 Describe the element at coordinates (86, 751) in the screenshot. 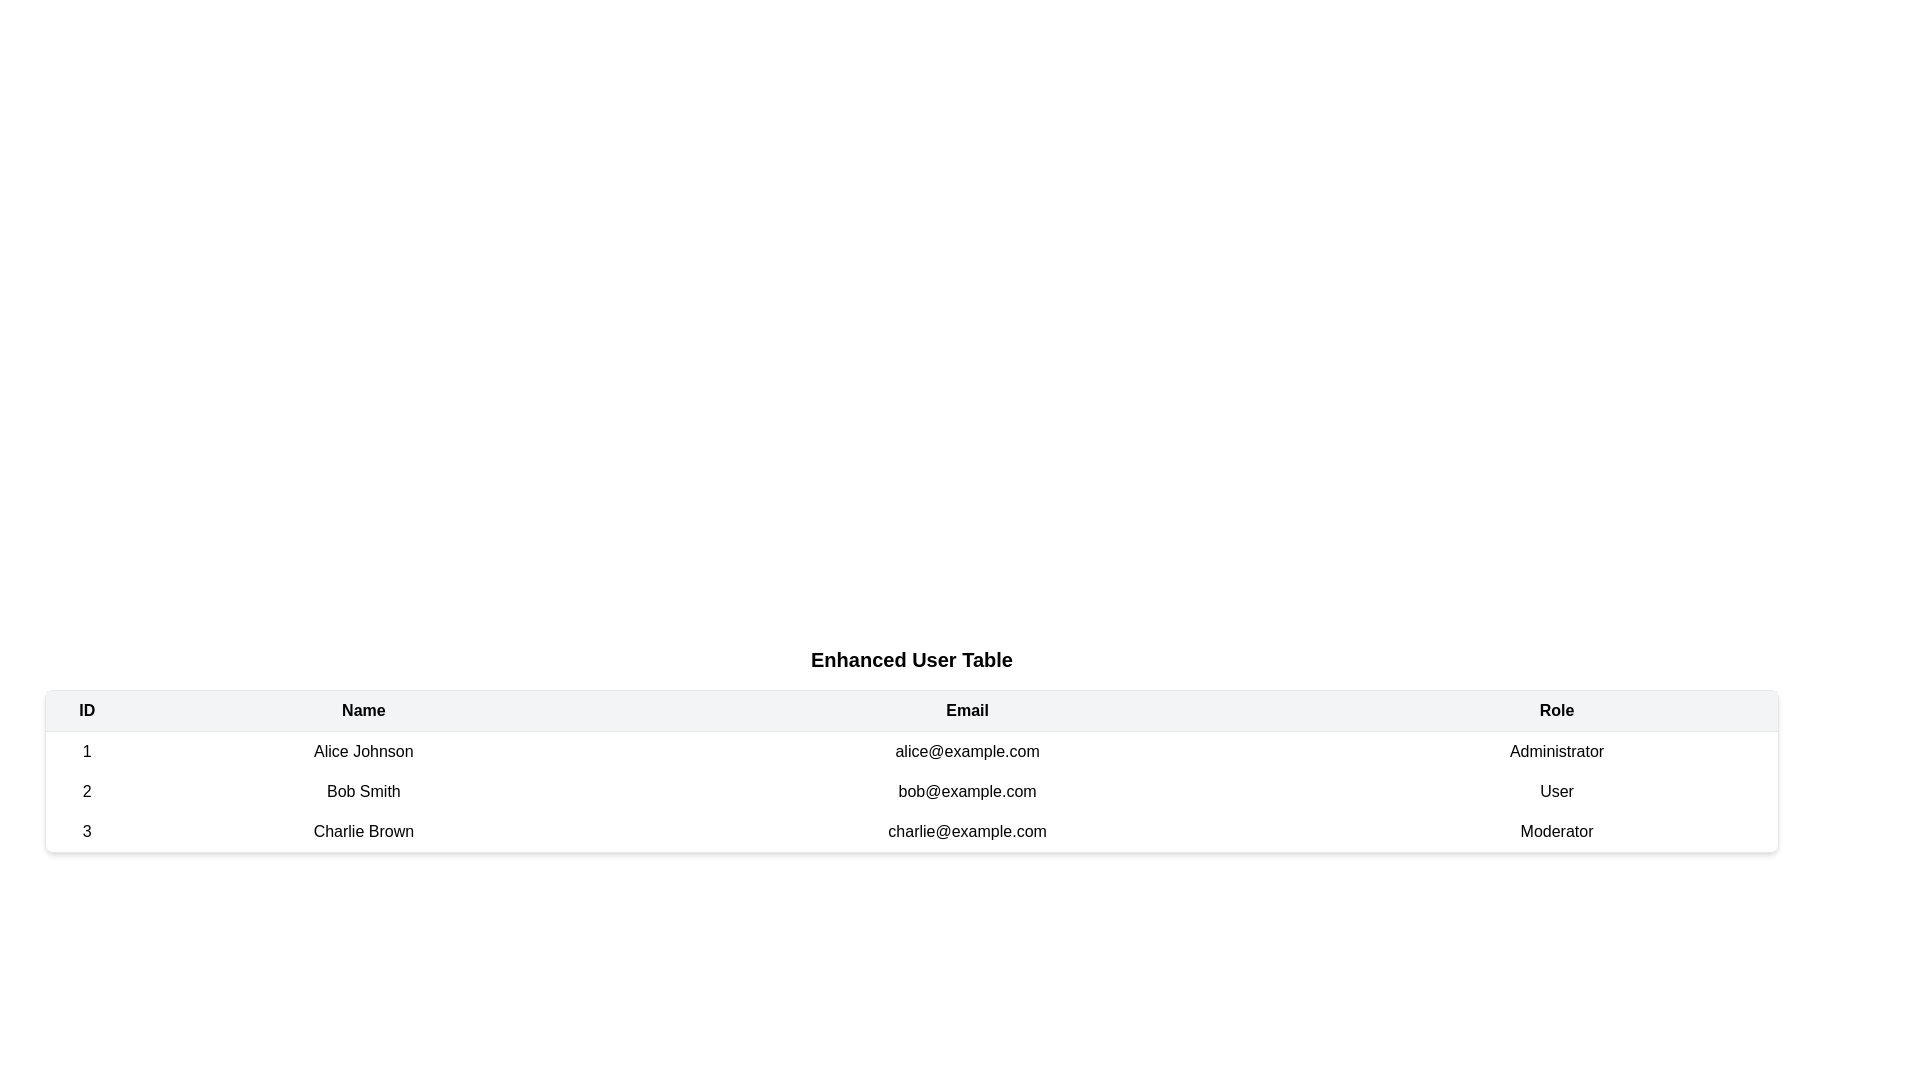

I see `the Text label that serves as an identifier for the corresponding data row in the first column of the first data row of the table, located under the 'ID' header` at that location.